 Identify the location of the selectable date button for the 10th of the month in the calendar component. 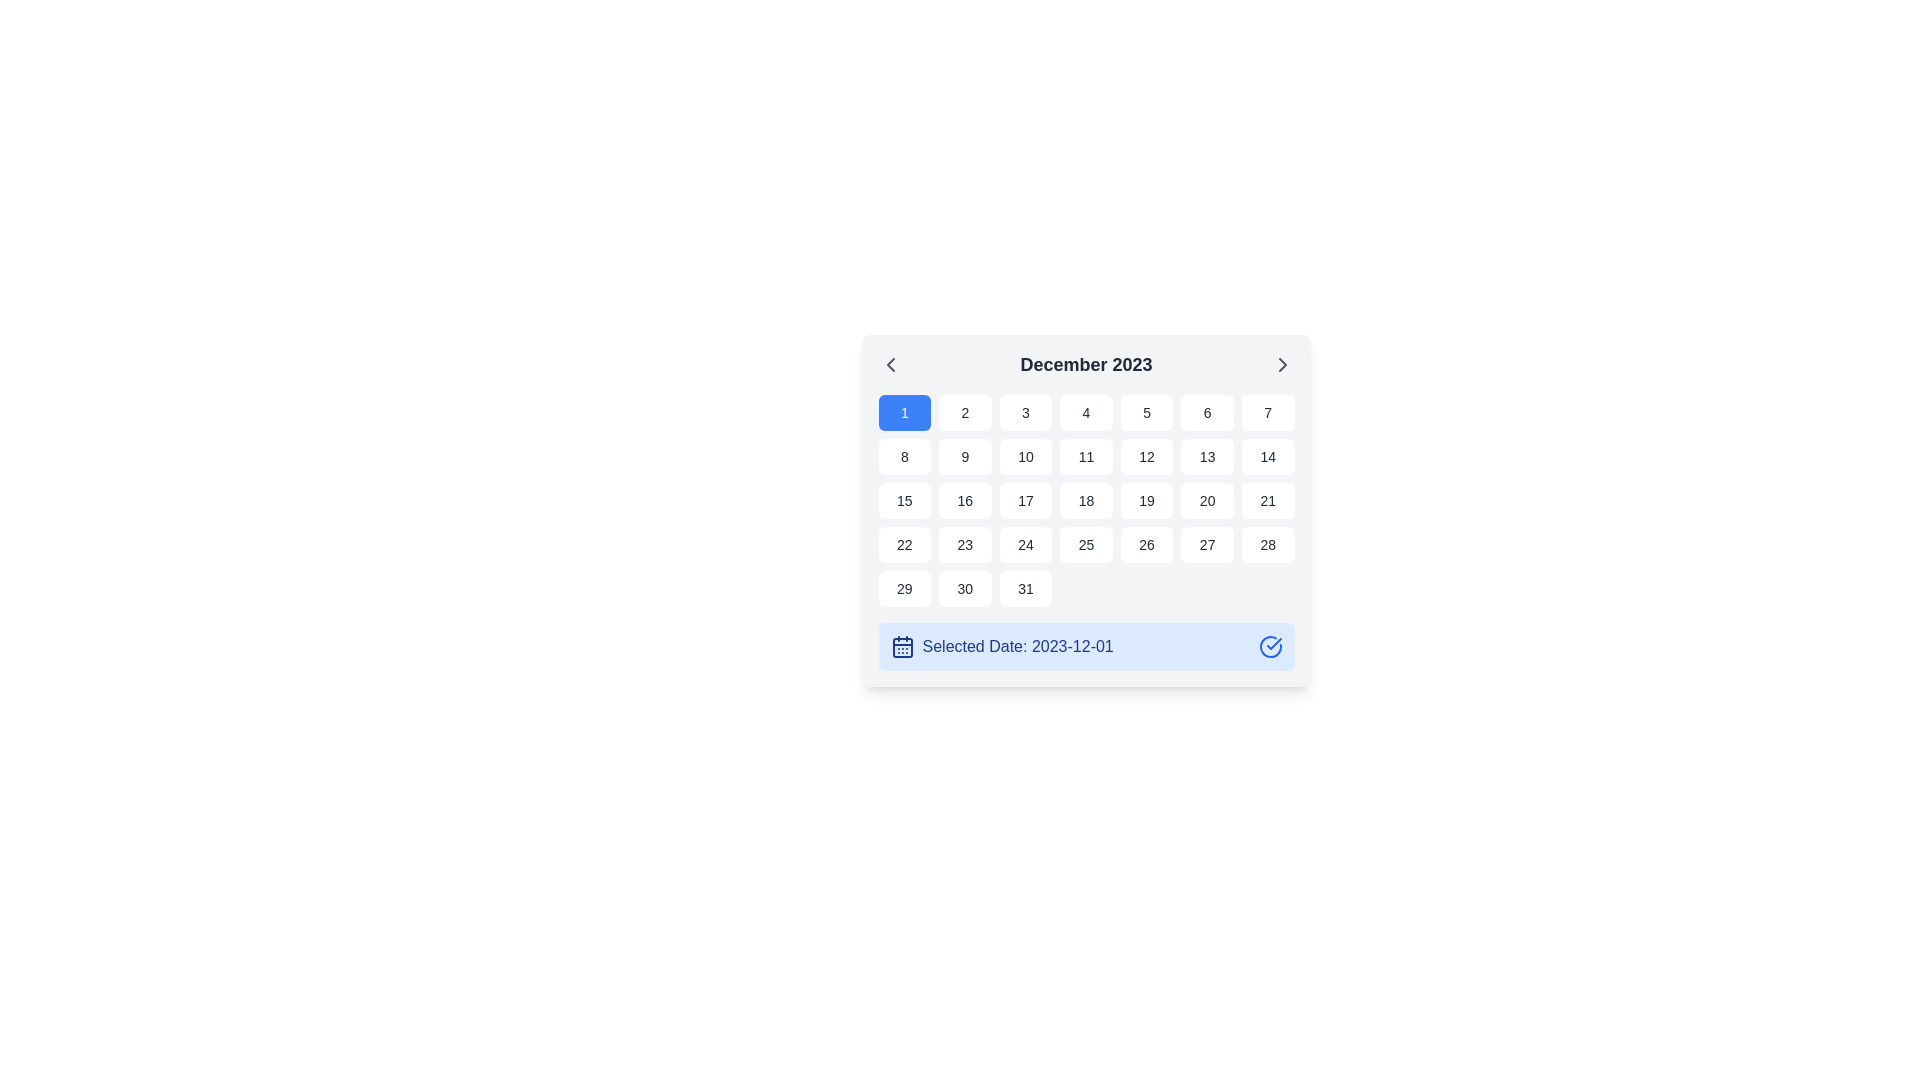
(1025, 456).